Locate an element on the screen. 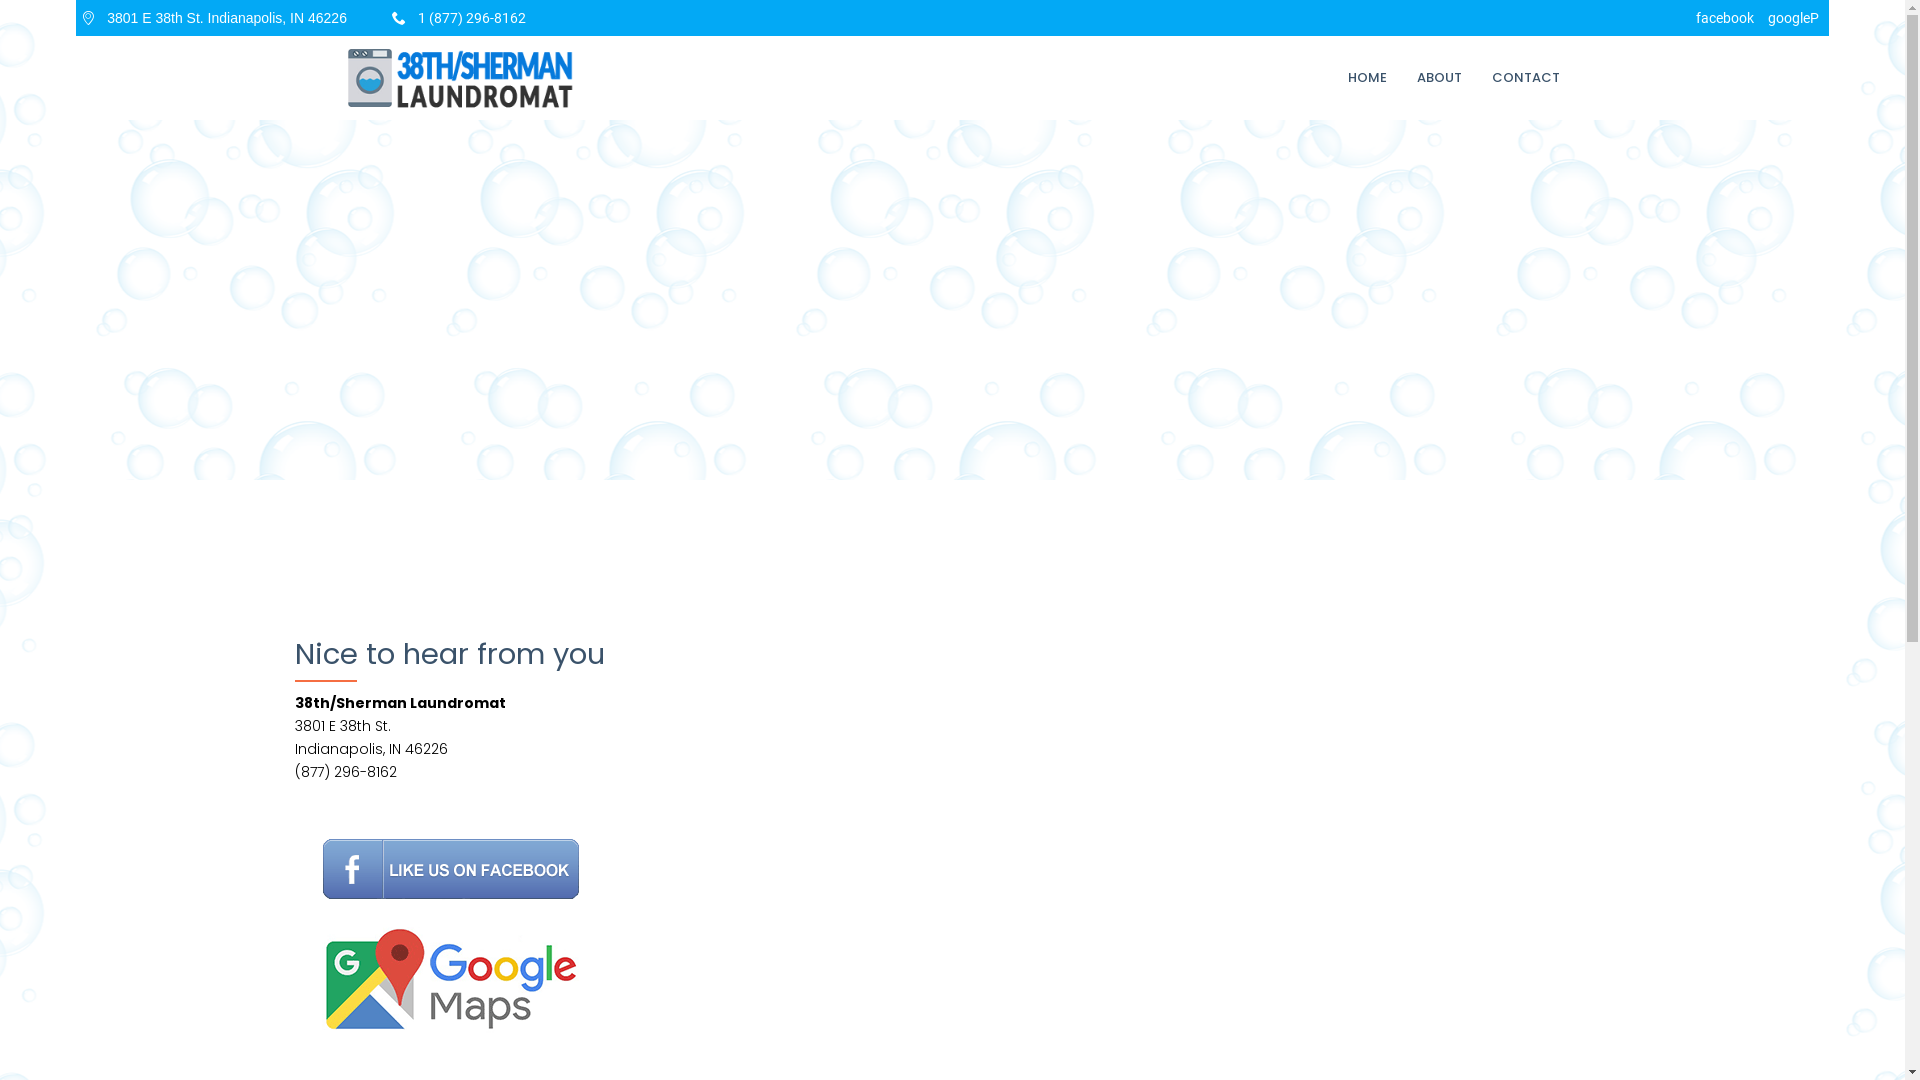 This screenshot has height=1080, width=1920. 'HOME' is located at coordinates (1366, 76).